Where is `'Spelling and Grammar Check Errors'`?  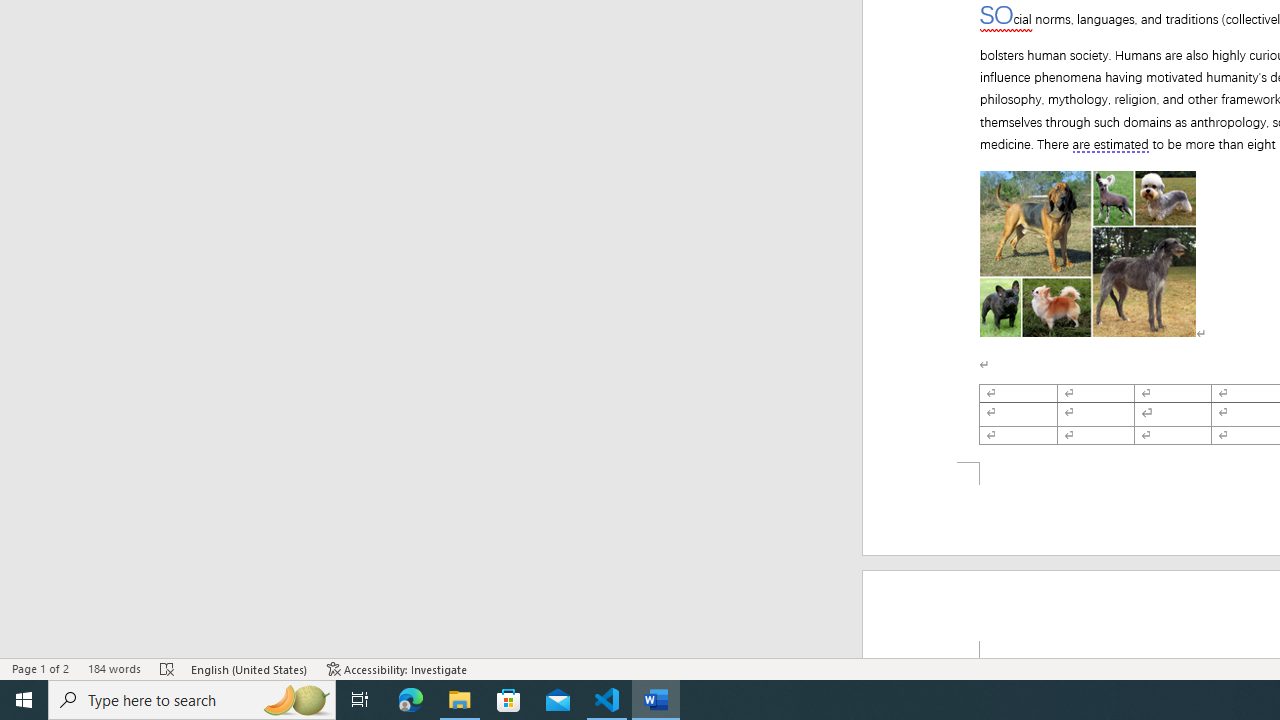
'Spelling and Grammar Check Errors' is located at coordinates (168, 669).